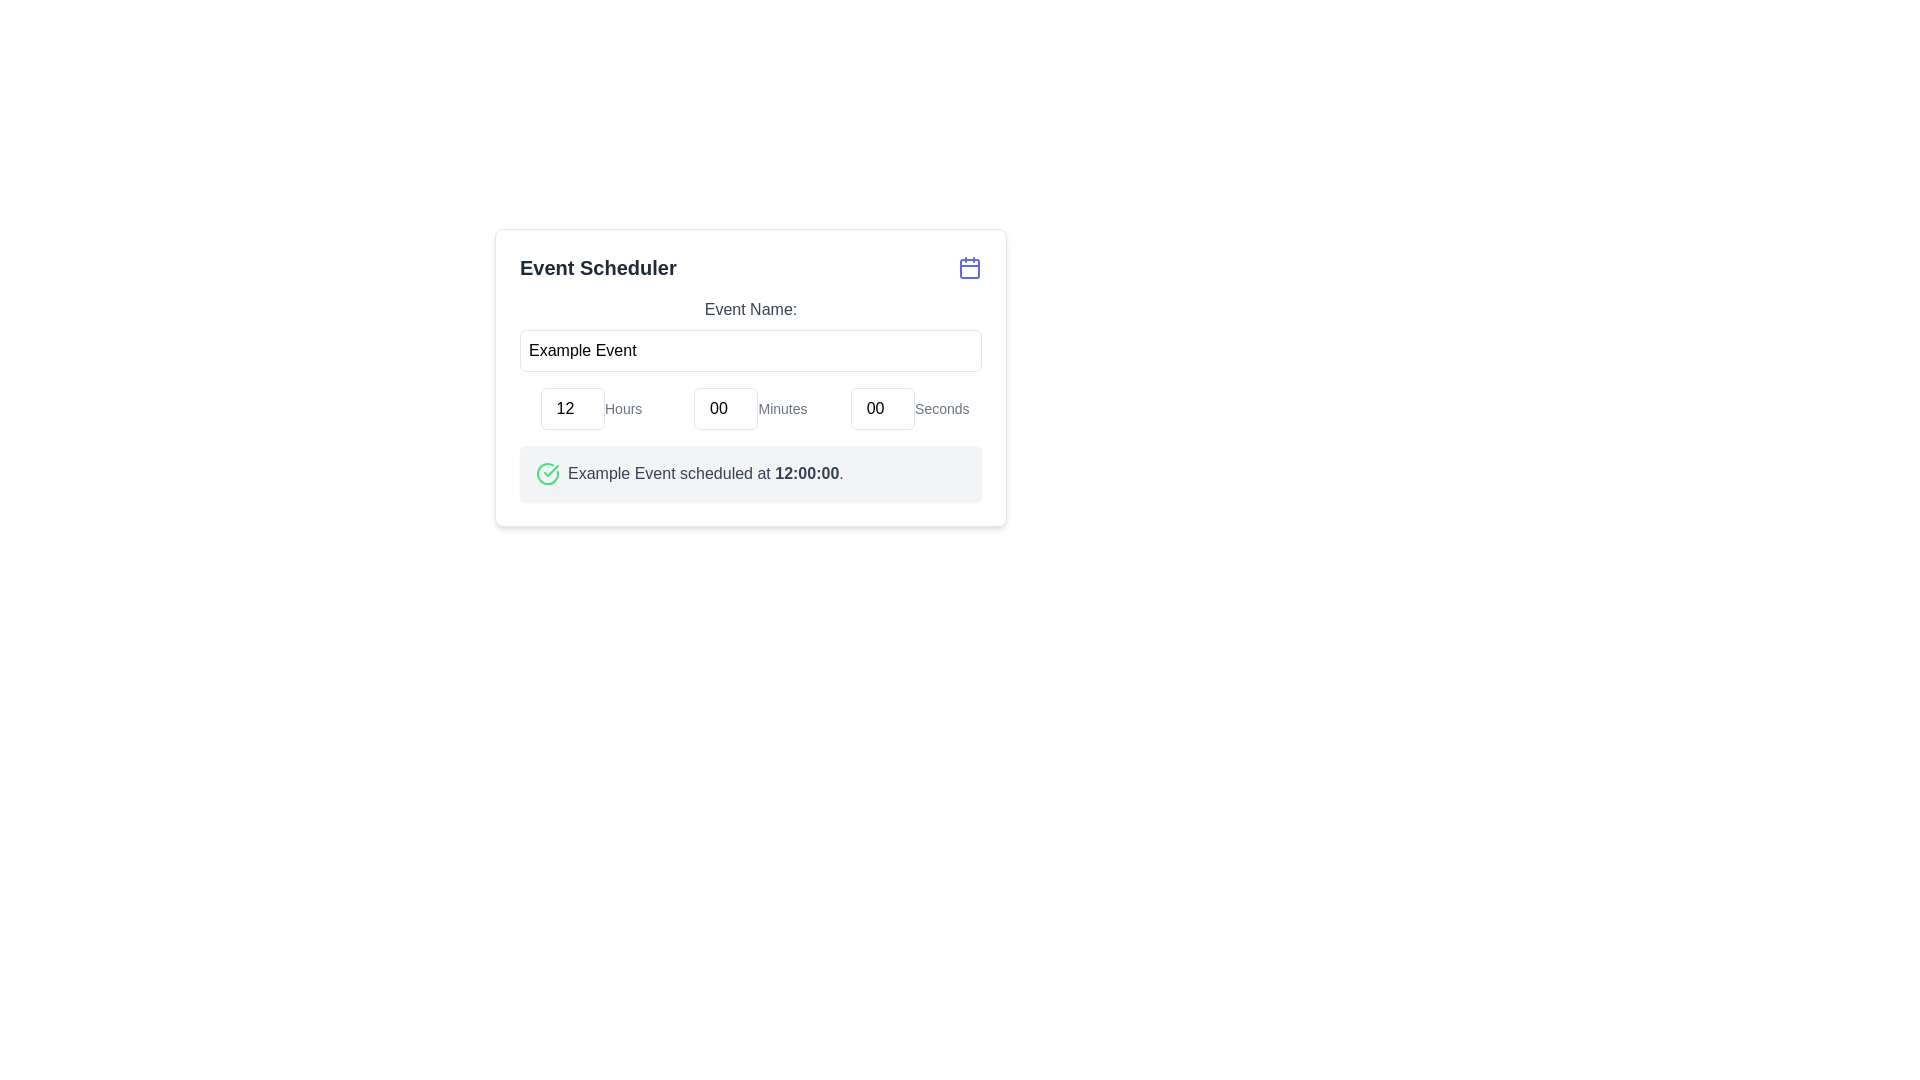 This screenshot has width=1920, height=1080. What do you see at coordinates (941, 407) in the screenshot?
I see `the text label that displays 'Seconds', which is located to the right of the numeric input box for seconds in the Event Scheduler interface` at bounding box center [941, 407].